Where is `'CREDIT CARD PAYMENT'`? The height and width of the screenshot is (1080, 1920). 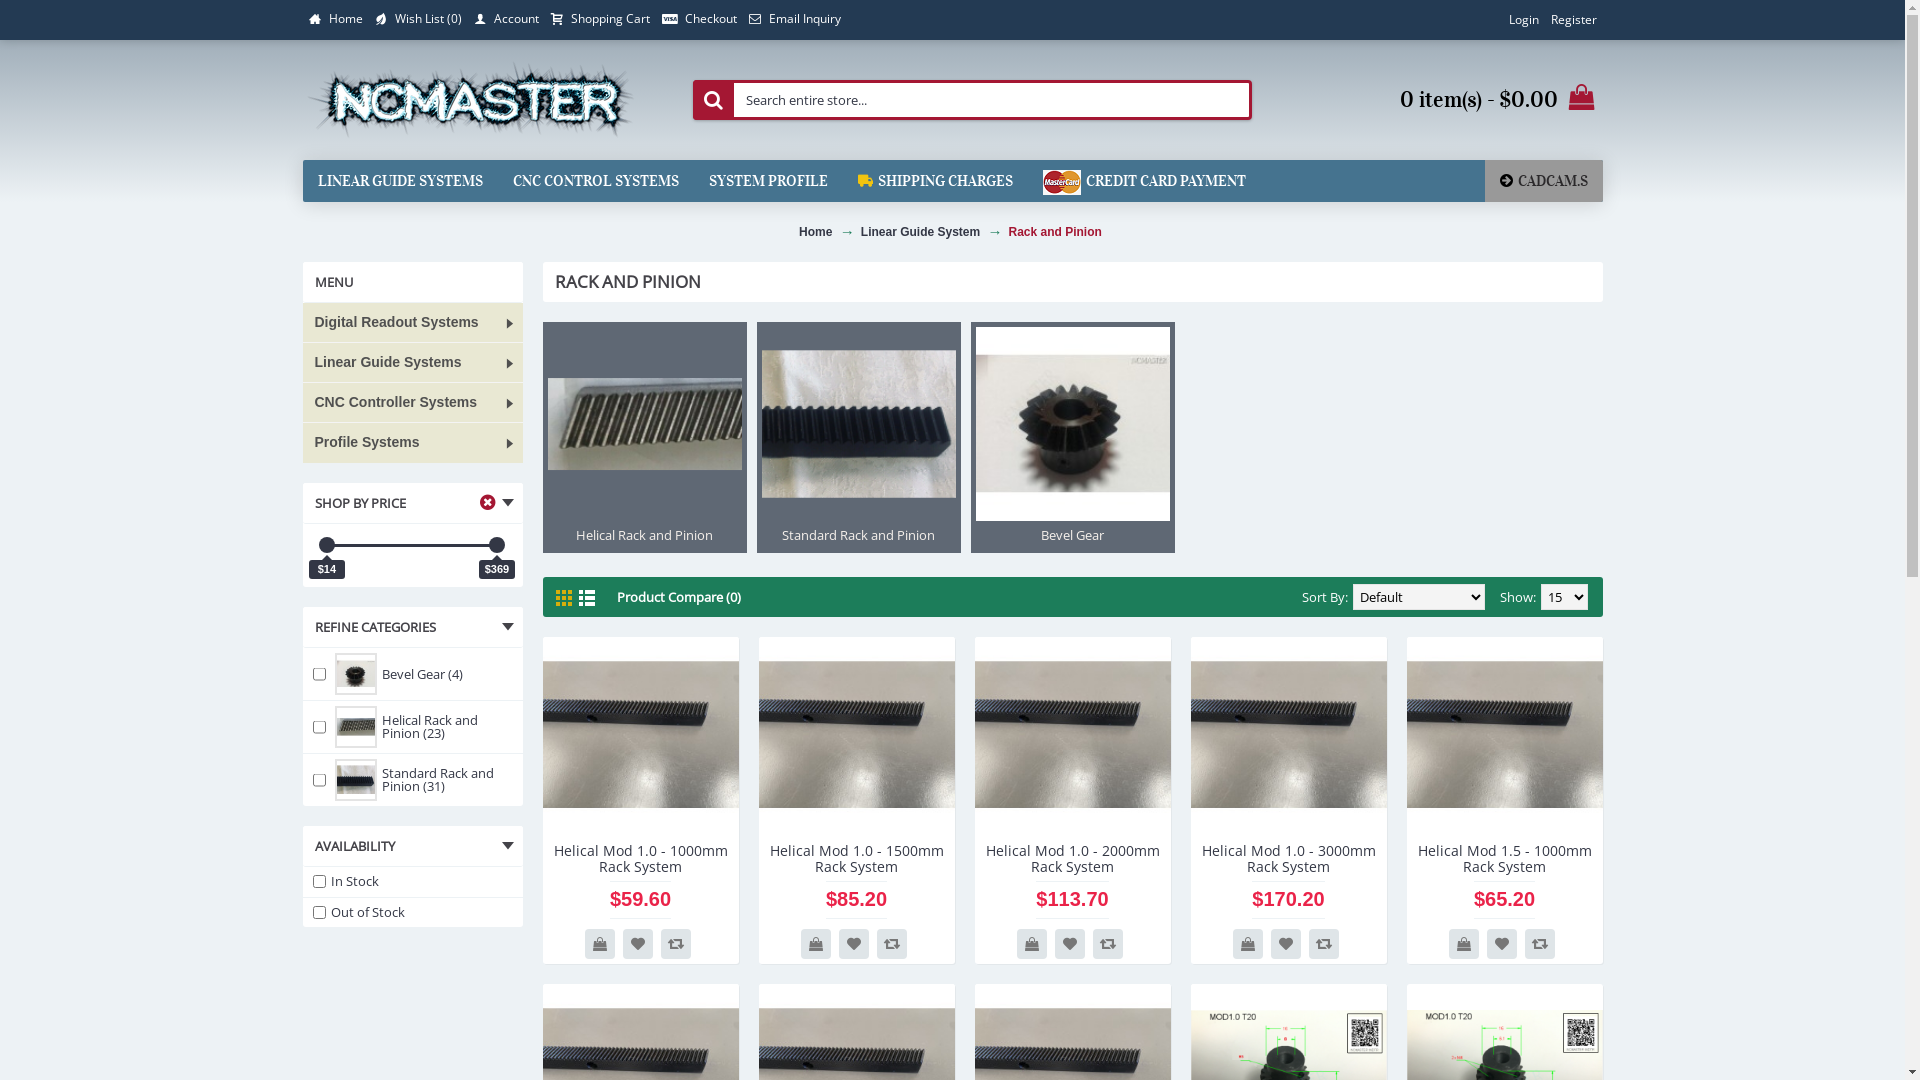 'CREDIT CARD PAYMENT' is located at coordinates (1144, 181).